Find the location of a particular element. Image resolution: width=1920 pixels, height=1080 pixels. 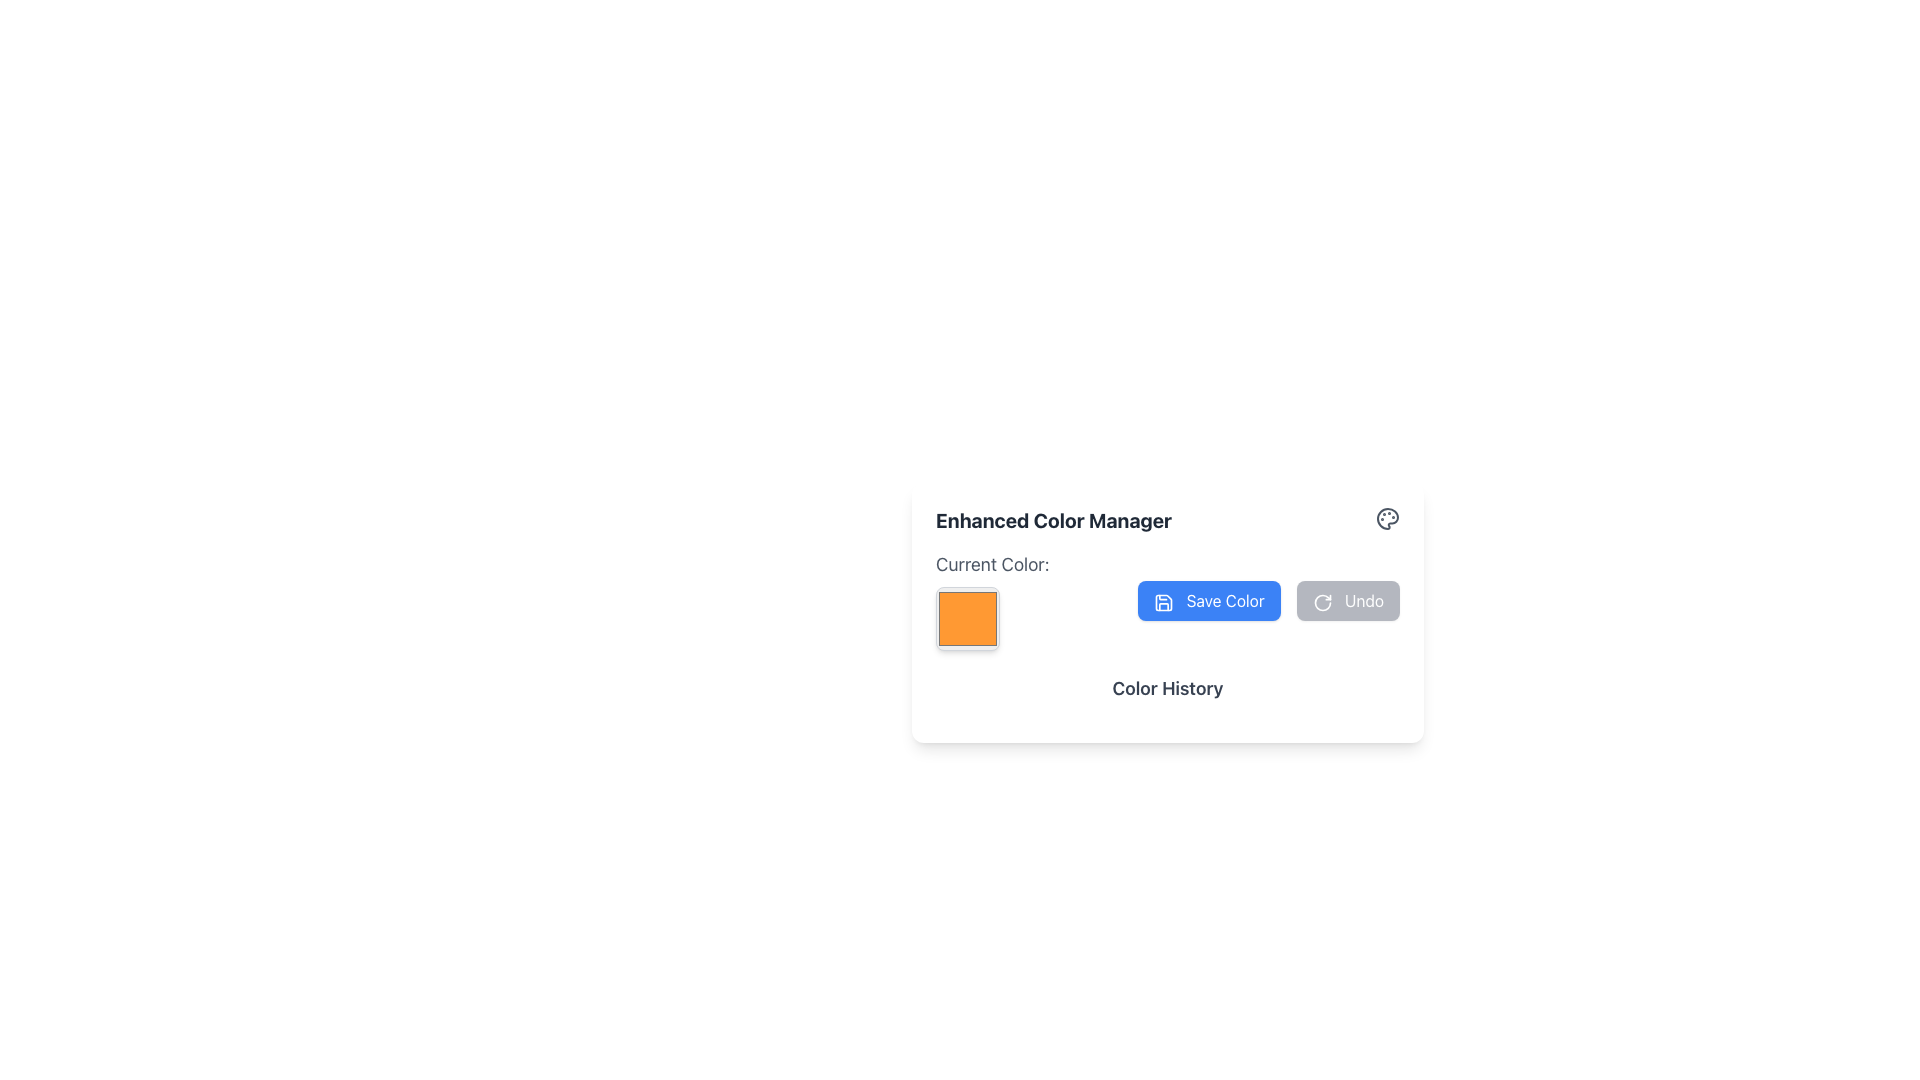

the 'Save Color' button within the Interactive Panel of the 'Enhanced Color Manager' is located at coordinates (1167, 600).